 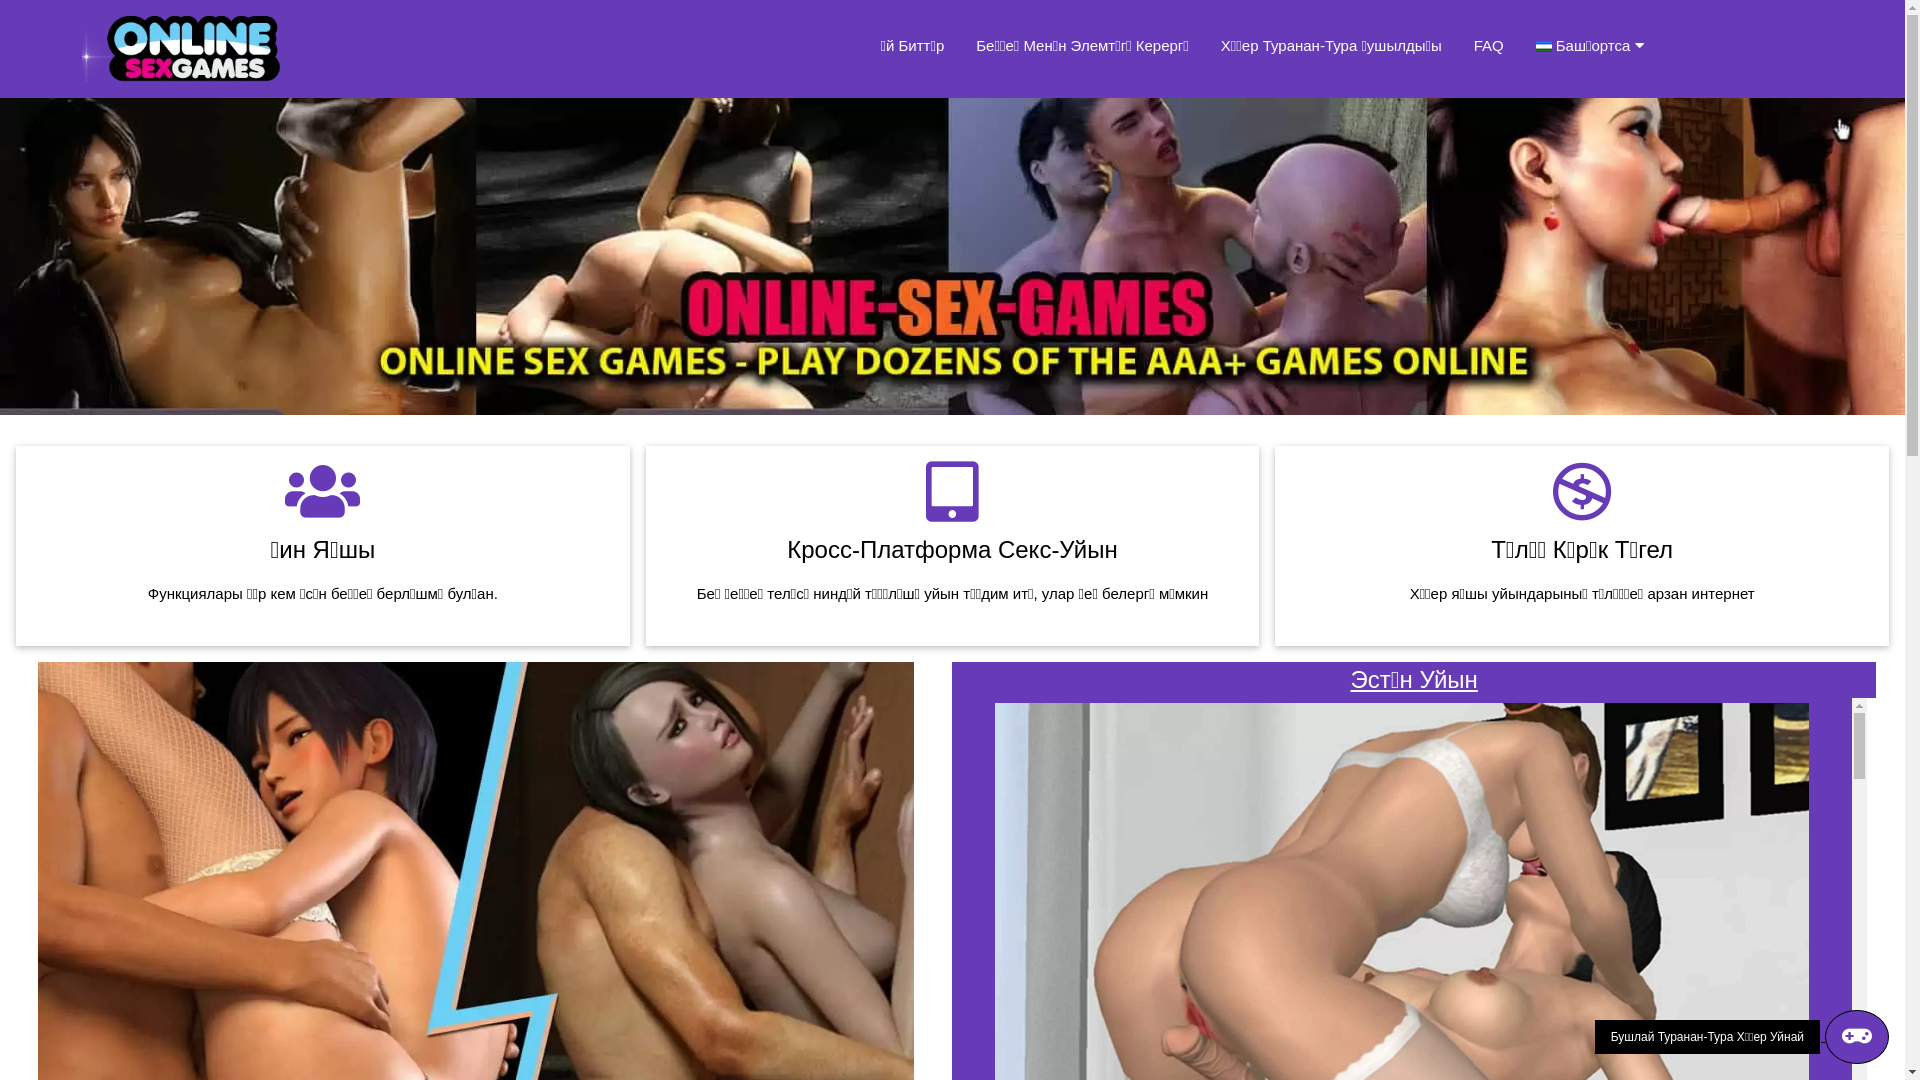 I want to click on 'FAQ', so click(x=1458, y=45).